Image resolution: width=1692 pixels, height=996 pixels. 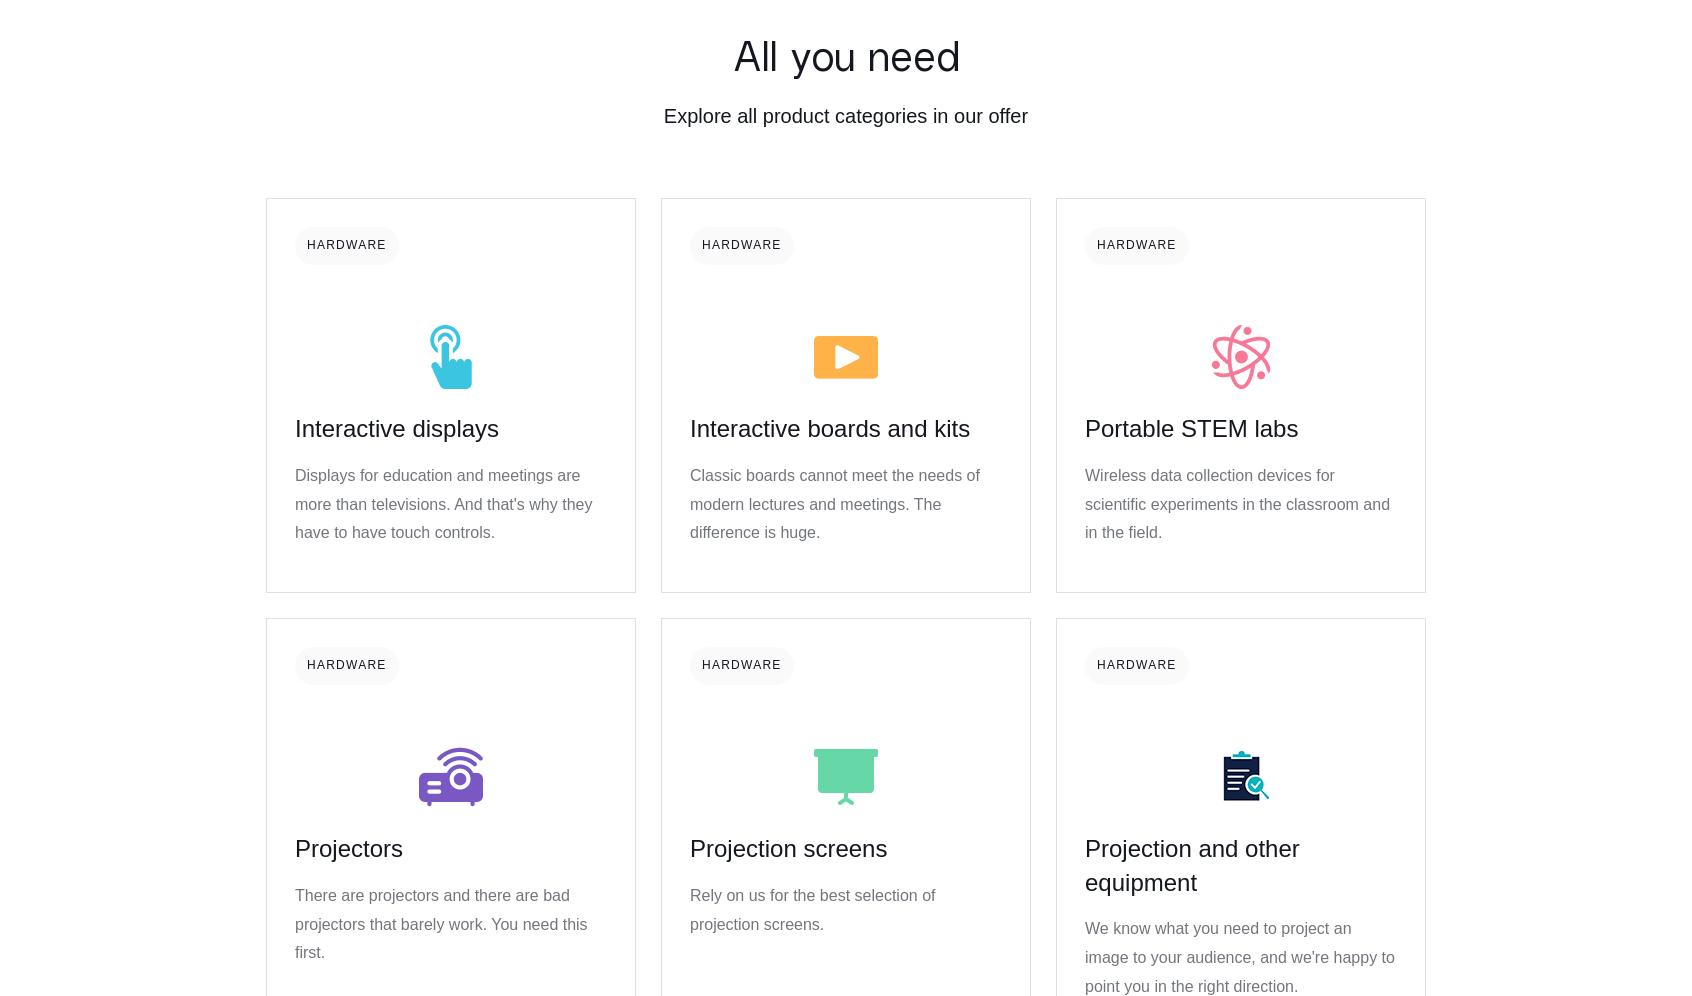 I want to click on 'There are projectors and there are bad projectors that barely work. You need this first.', so click(x=439, y=923).